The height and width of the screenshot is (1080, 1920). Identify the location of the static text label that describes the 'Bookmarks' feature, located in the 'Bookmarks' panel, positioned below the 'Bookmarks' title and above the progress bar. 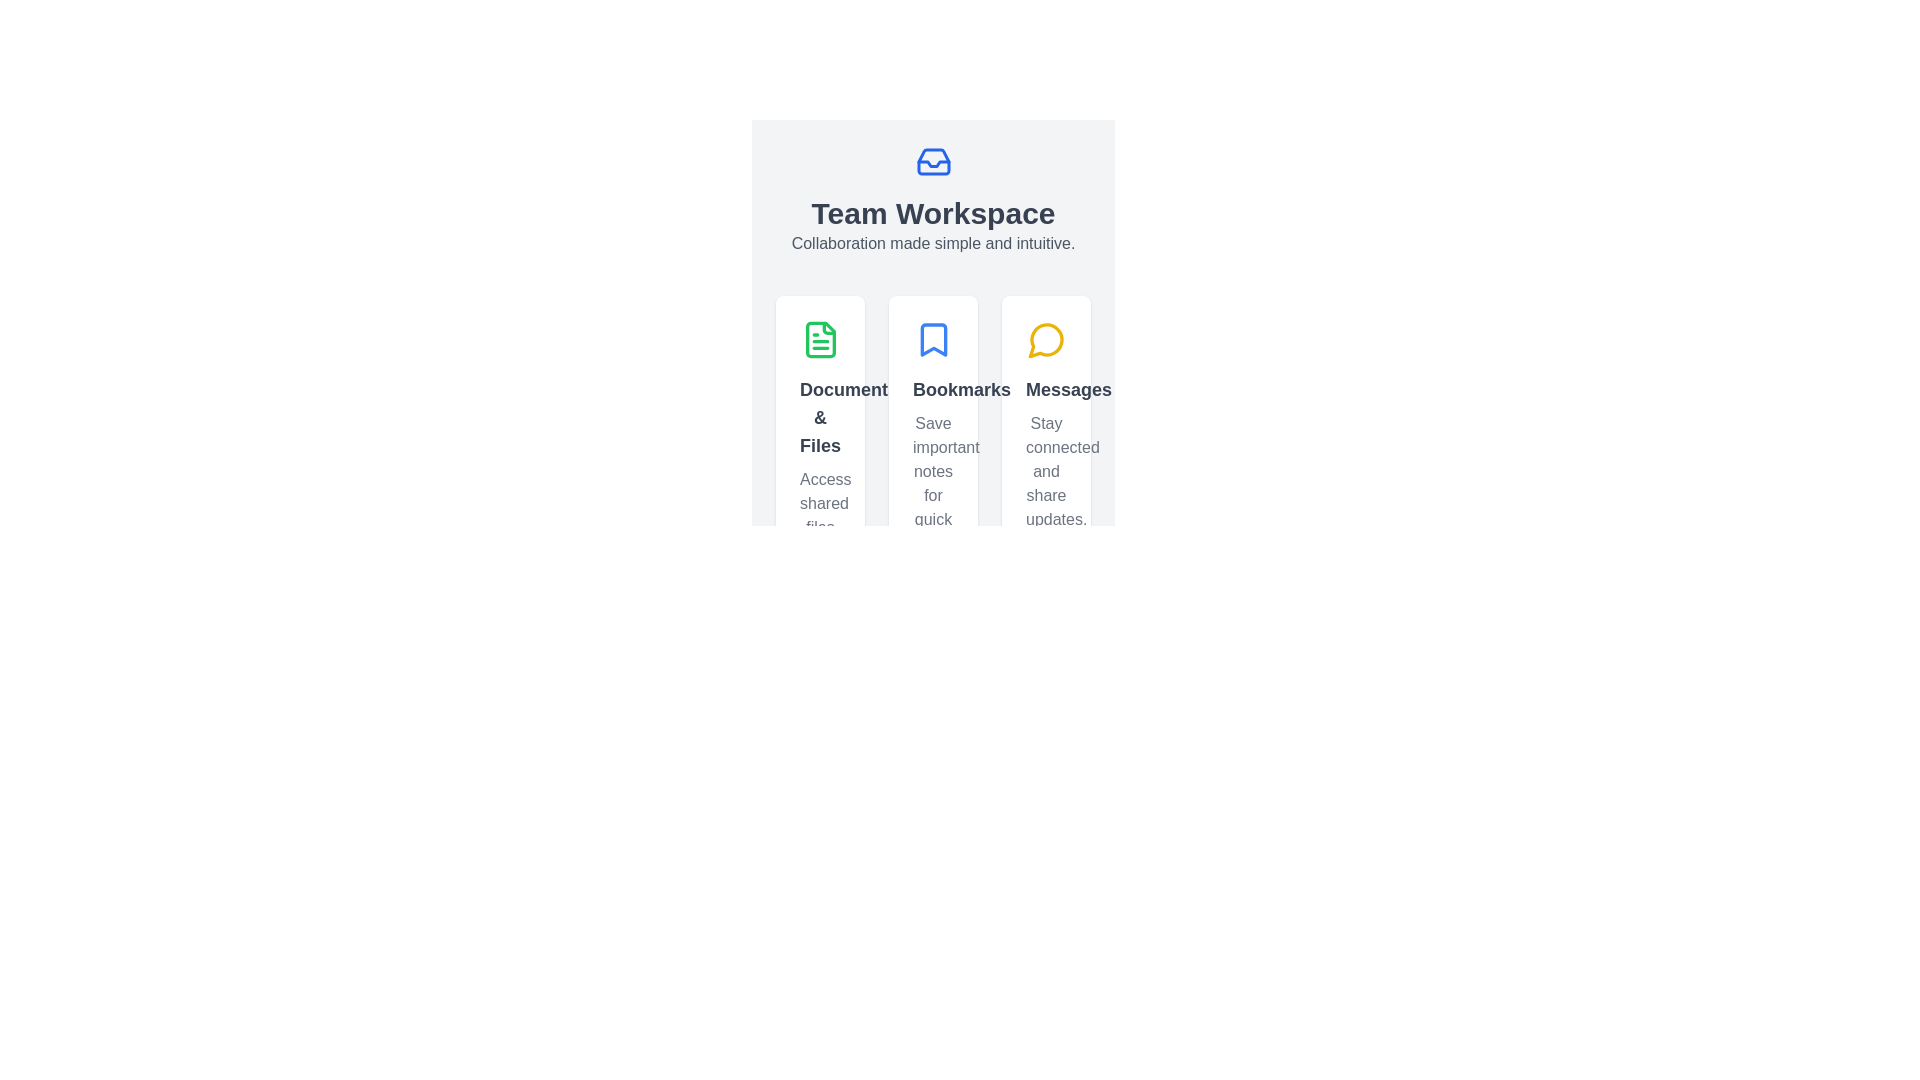
(932, 483).